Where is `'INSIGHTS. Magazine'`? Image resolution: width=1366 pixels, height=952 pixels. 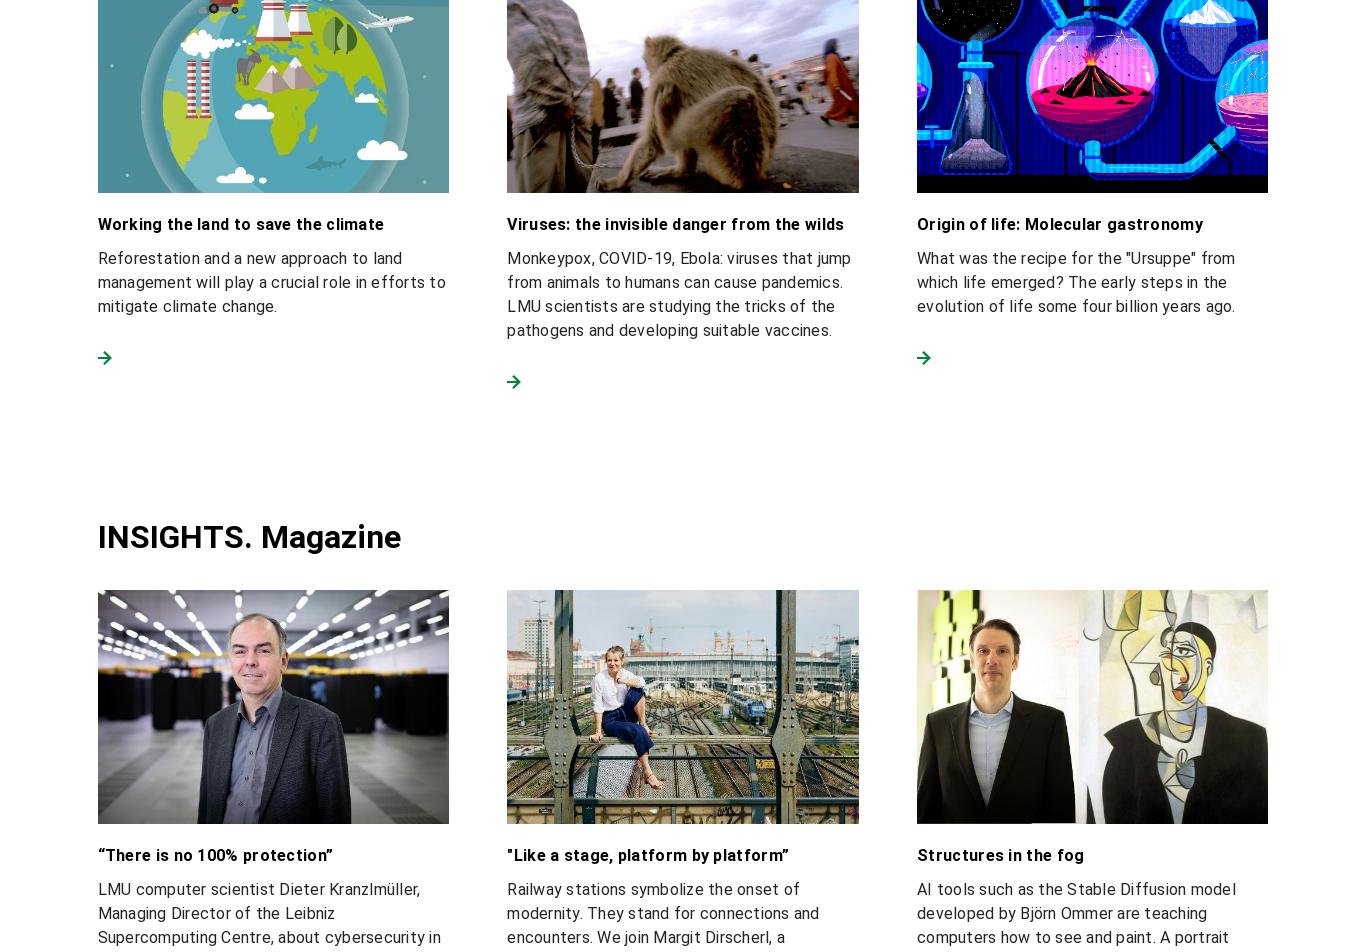
'INSIGHTS. Magazine' is located at coordinates (248, 535).